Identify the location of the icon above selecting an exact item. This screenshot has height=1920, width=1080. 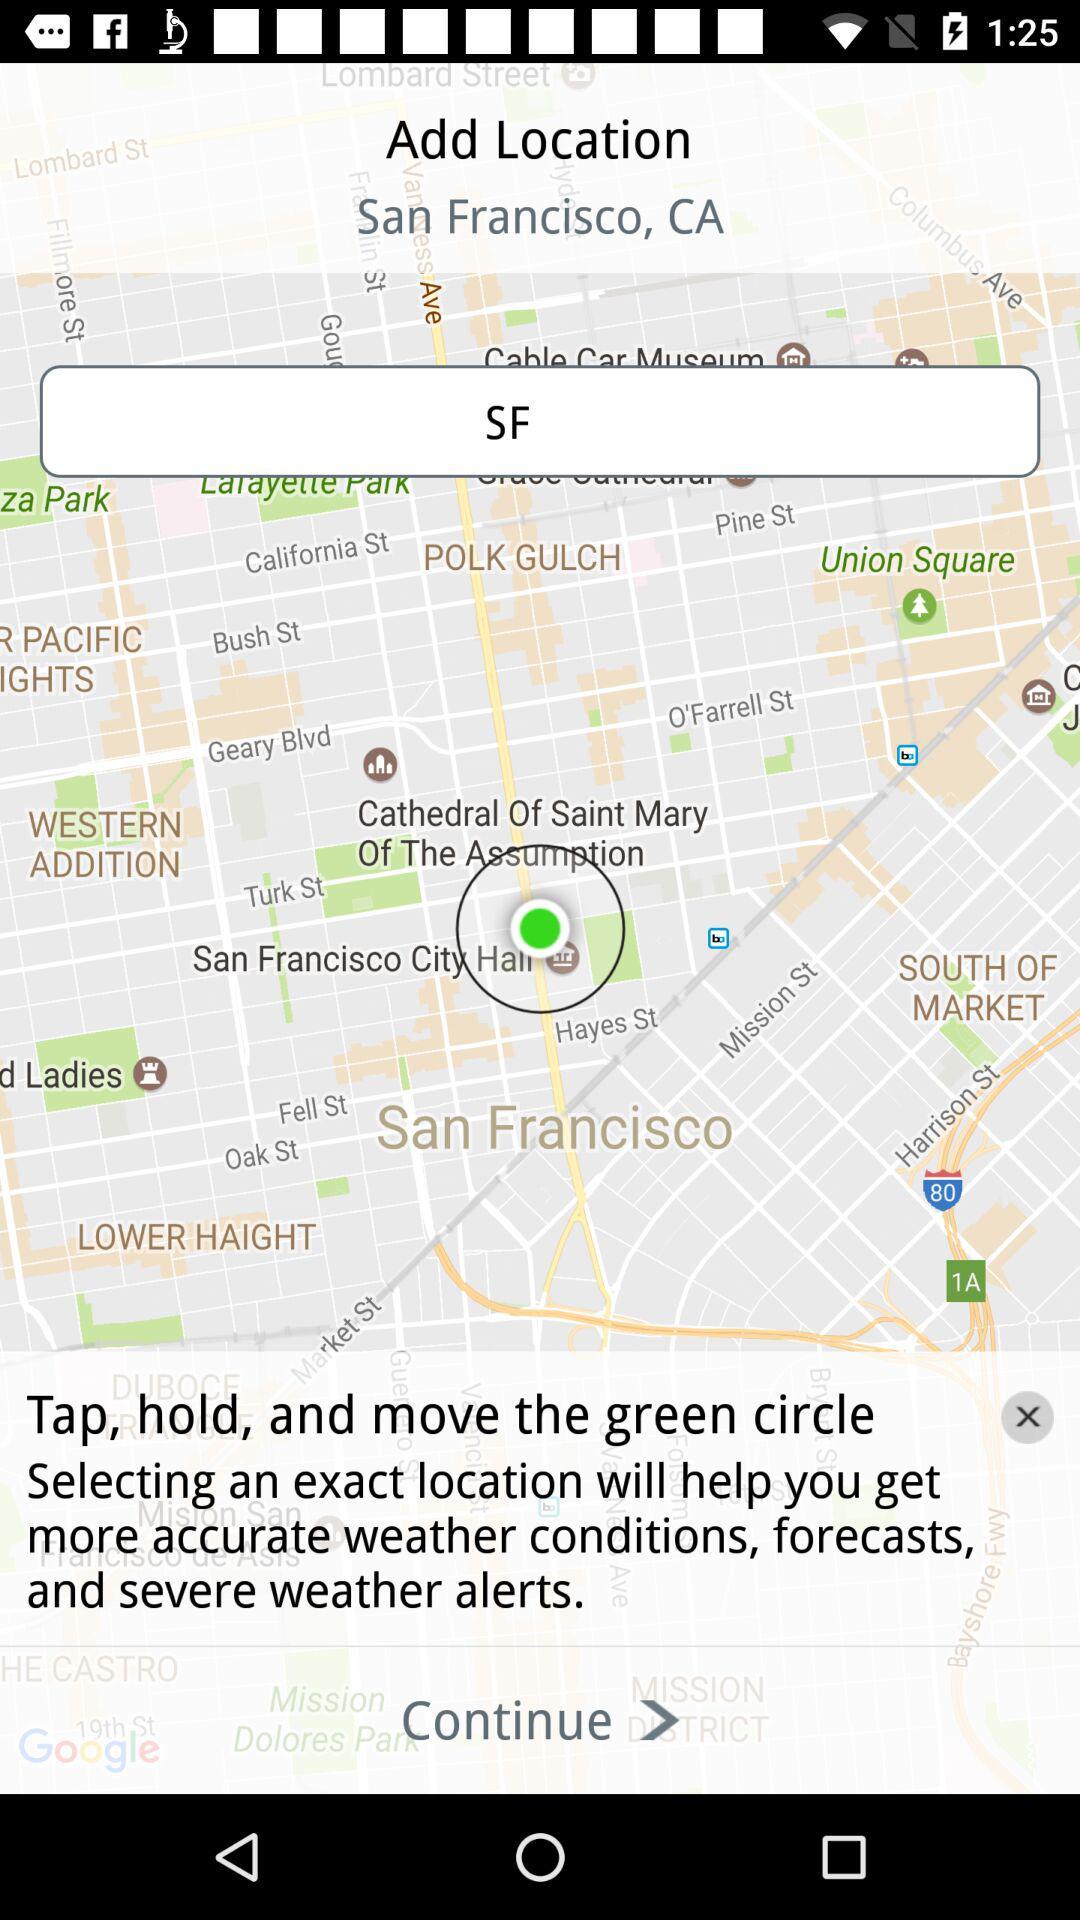
(1027, 1416).